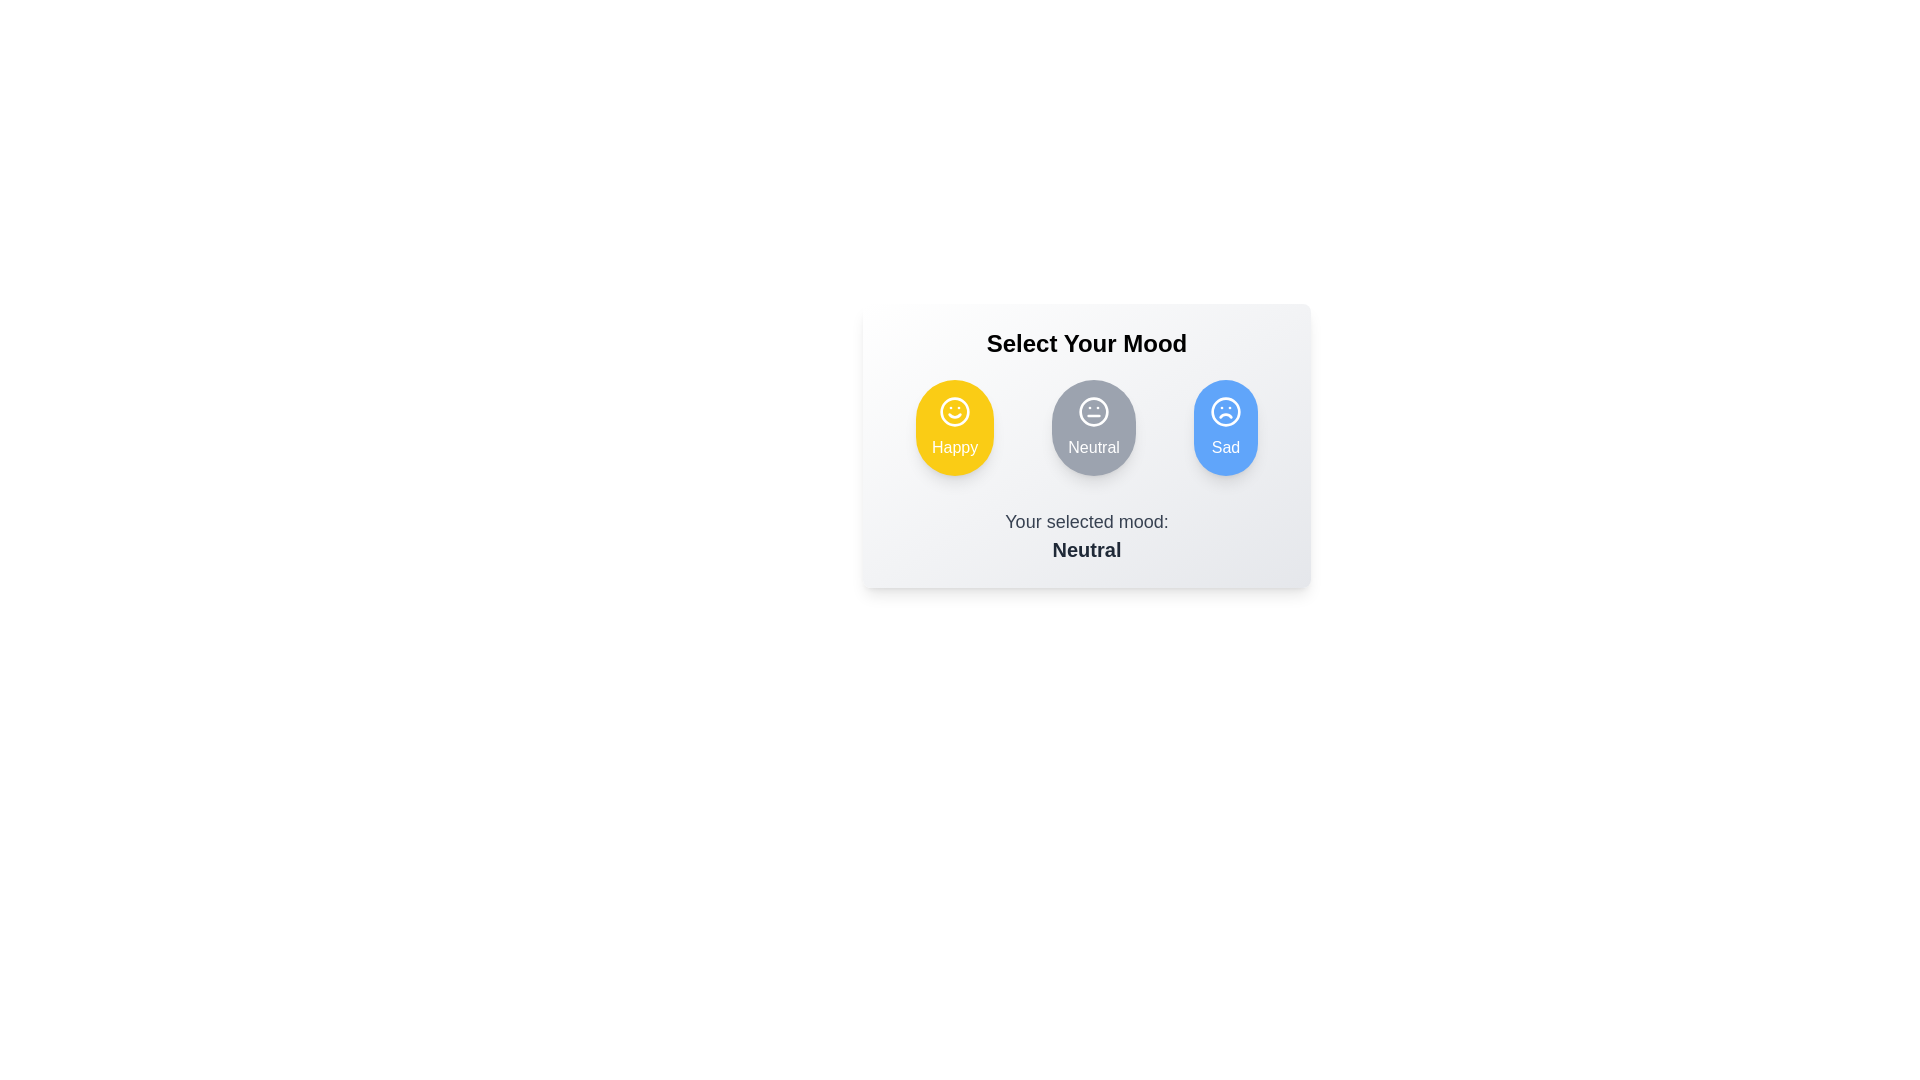 Image resolution: width=1920 pixels, height=1080 pixels. I want to click on the text-based label that indicates 'Your selected mood:' and shows 'Neutral' in bold, located below the mood selection icons, so click(1085, 535).